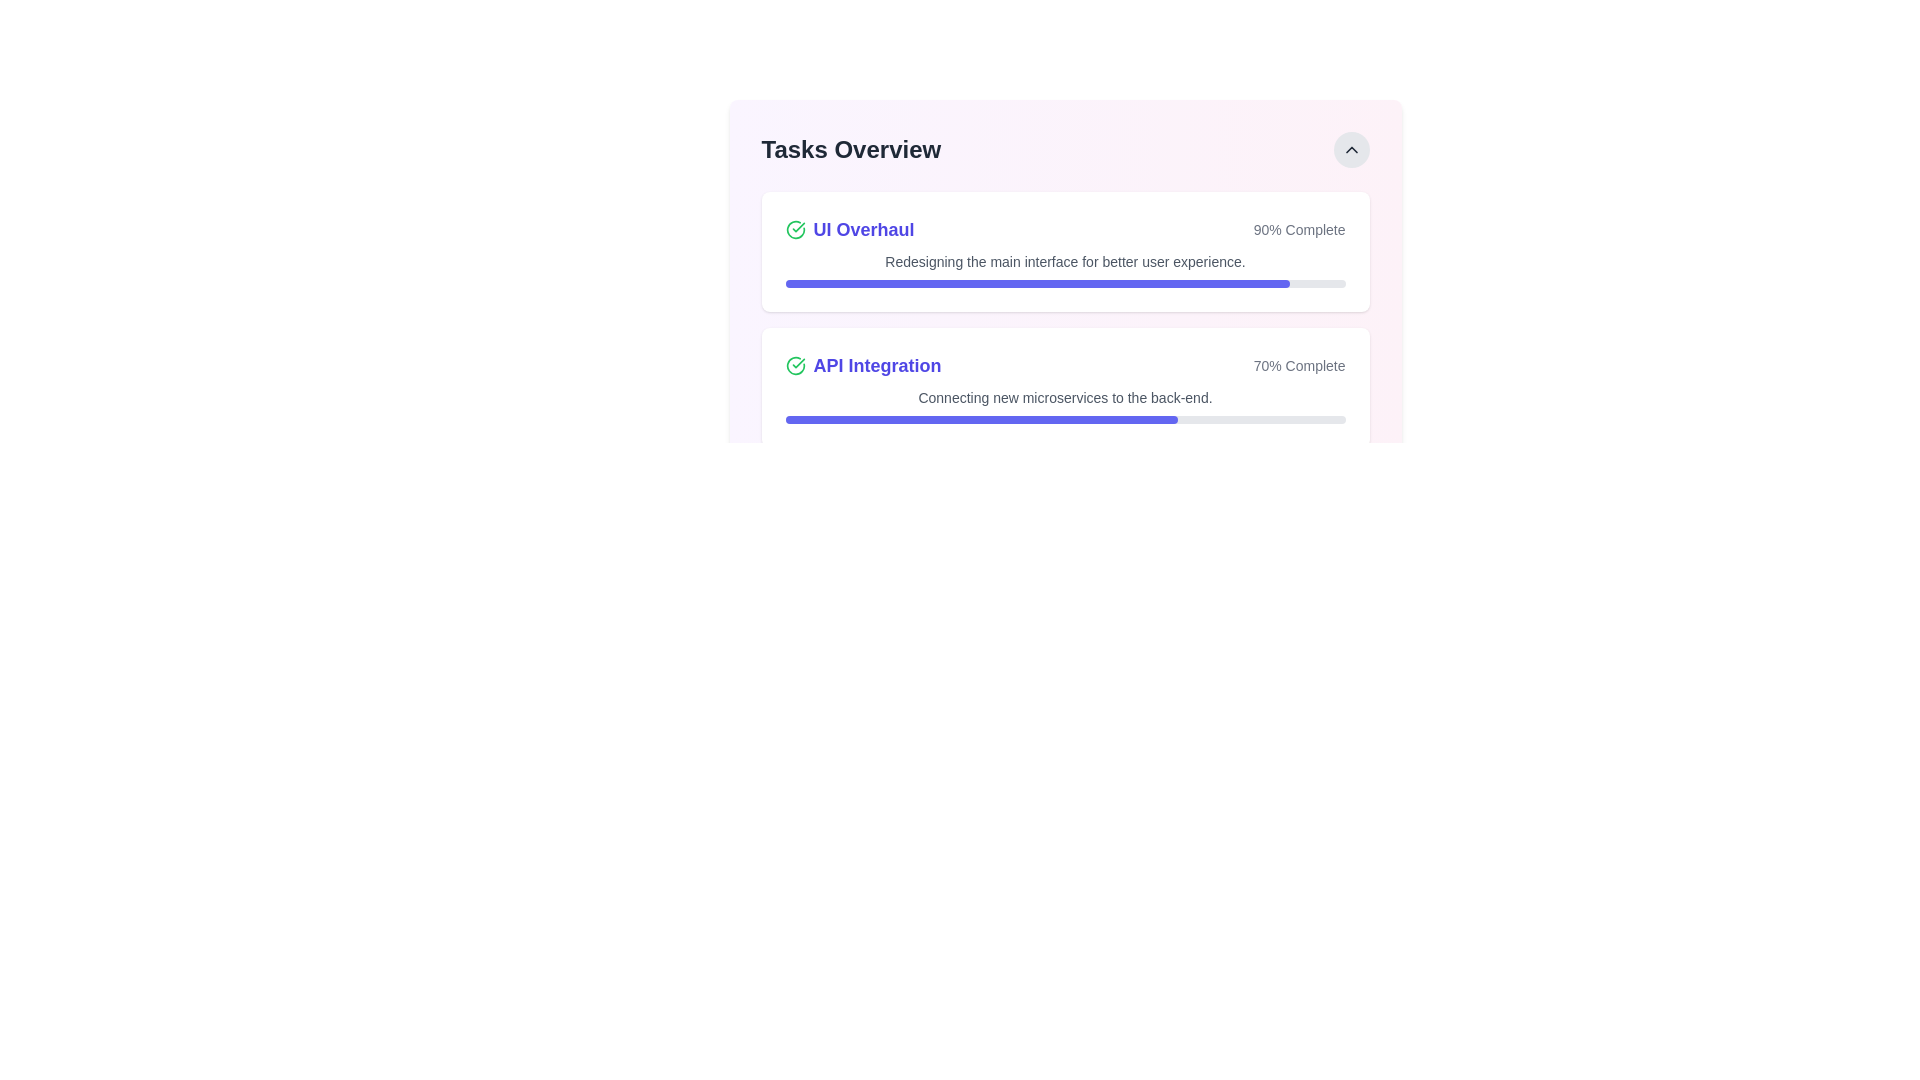 The width and height of the screenshot is (1920, 1080). Describe the element at coordinates (794, 229) in the screenshot. I see `the status indicator icon located on the left side of the 'UI Overhaul' header, which visually indicates the task status as 'completed' or 'verified'` at that location.